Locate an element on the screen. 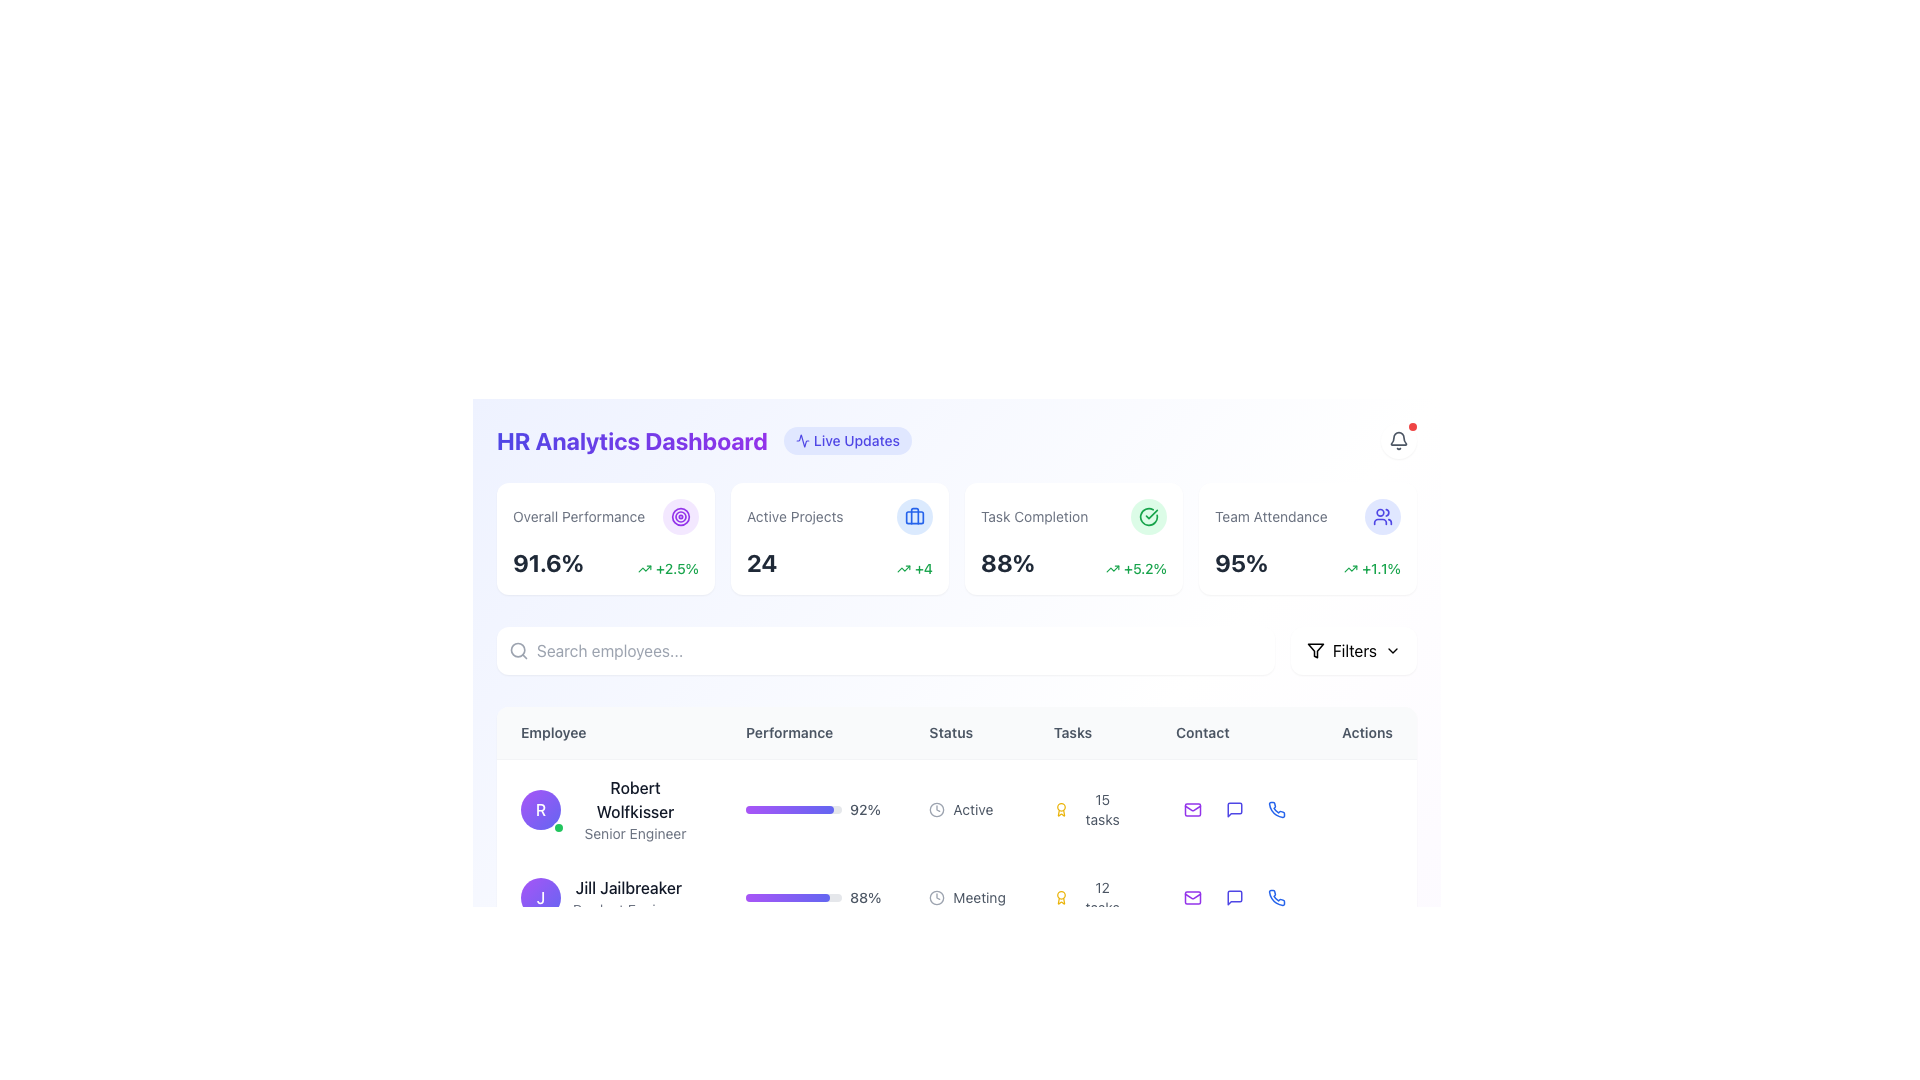  the second SVG circle component, which is part of a concentric circular design in the top-right corner of the interface, near the bell notification icon is located at coordinates (681, 515).